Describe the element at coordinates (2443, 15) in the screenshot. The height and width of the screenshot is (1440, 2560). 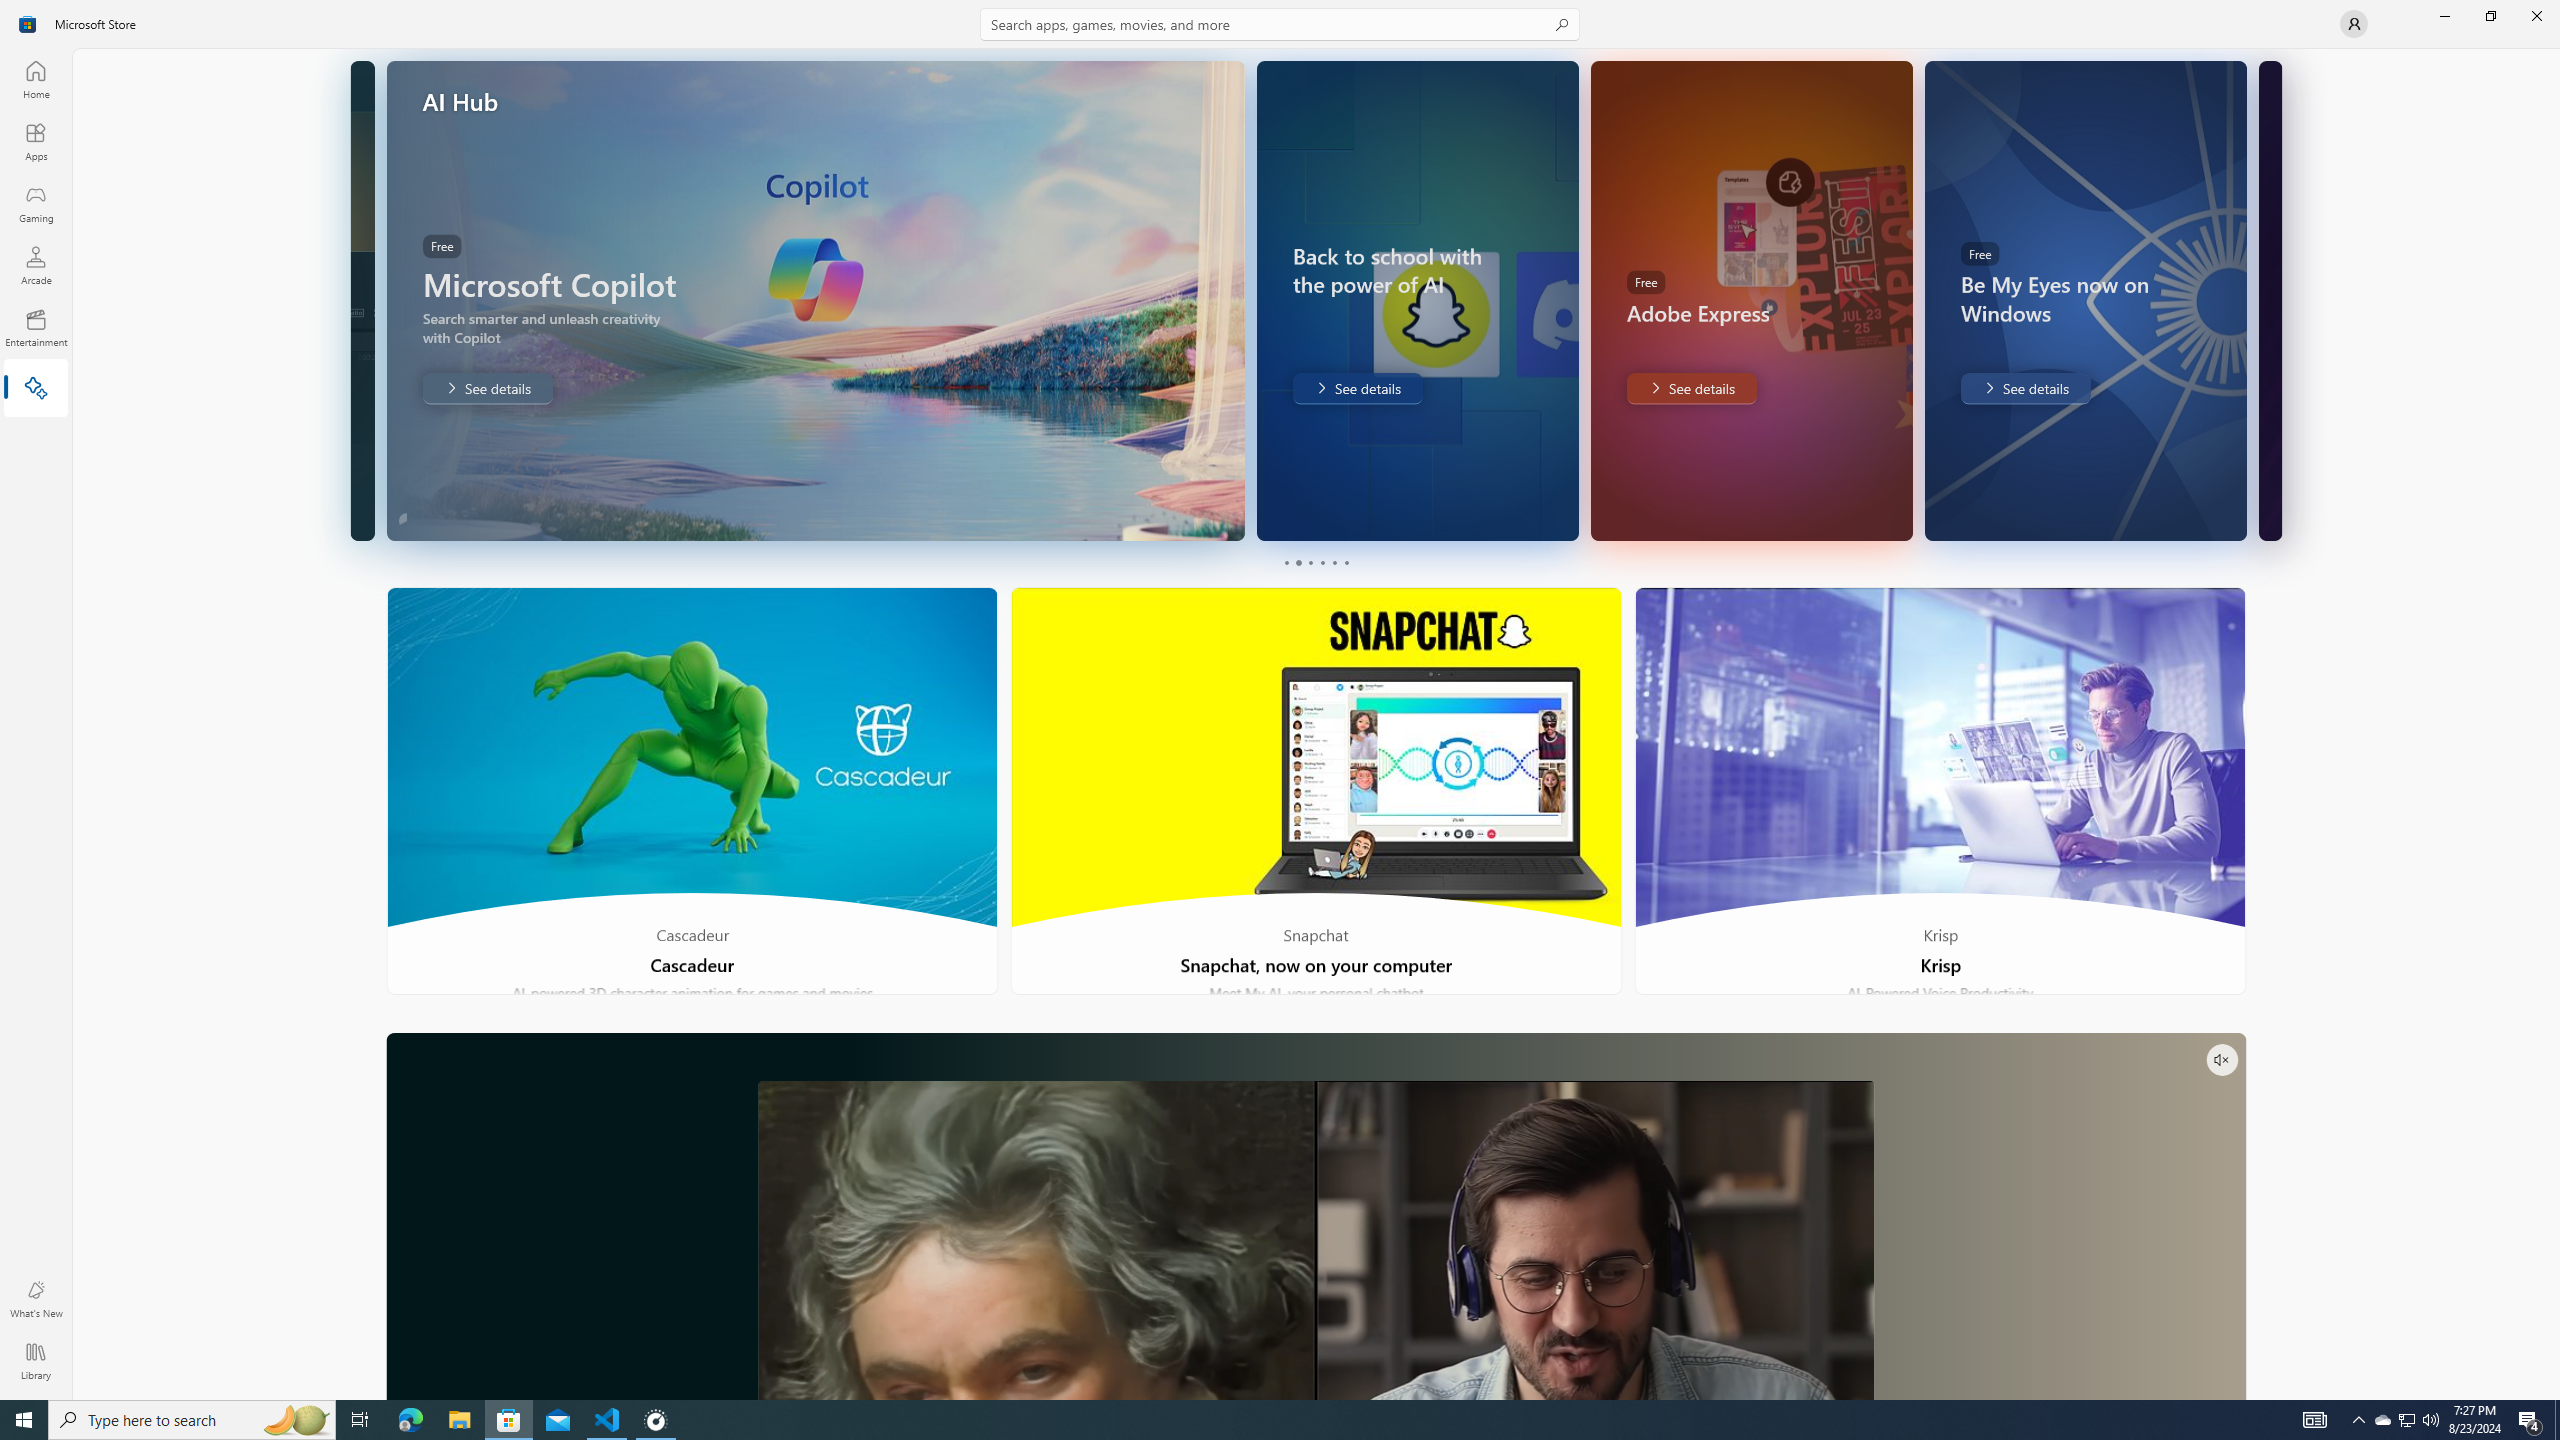
I see `'Minimize Microsoft Store'` at that location.